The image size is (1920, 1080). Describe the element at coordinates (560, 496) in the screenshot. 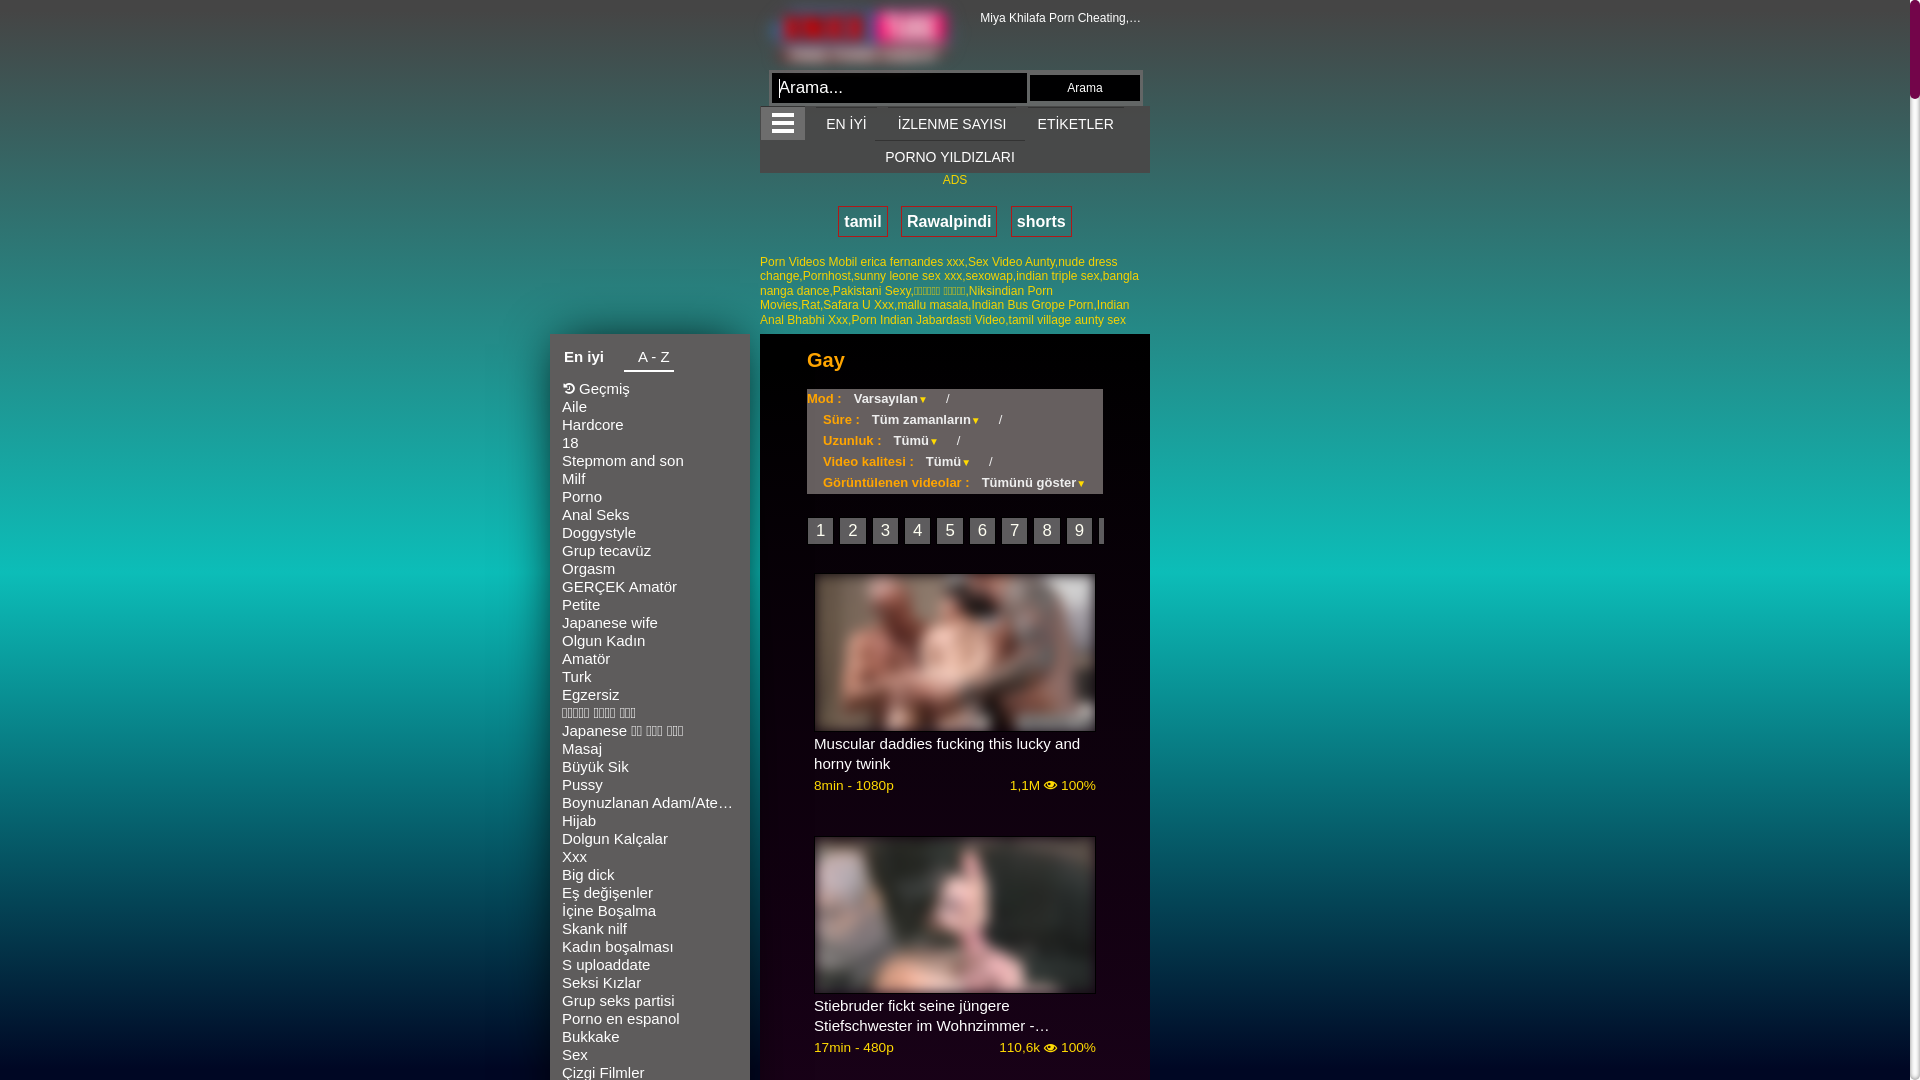

I see `'Porno'` at that location.